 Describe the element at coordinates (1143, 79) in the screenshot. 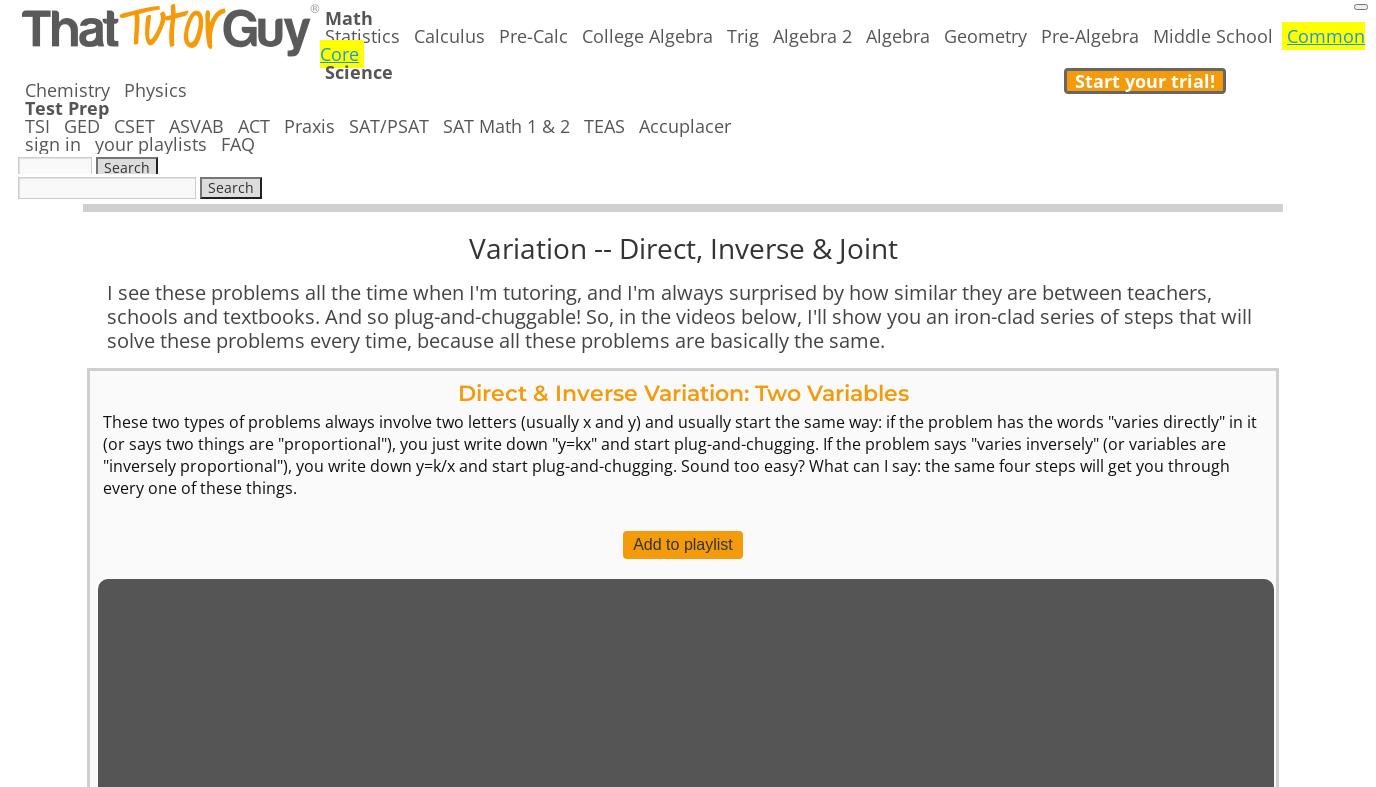

I see `'Start your trial!'` at that location.